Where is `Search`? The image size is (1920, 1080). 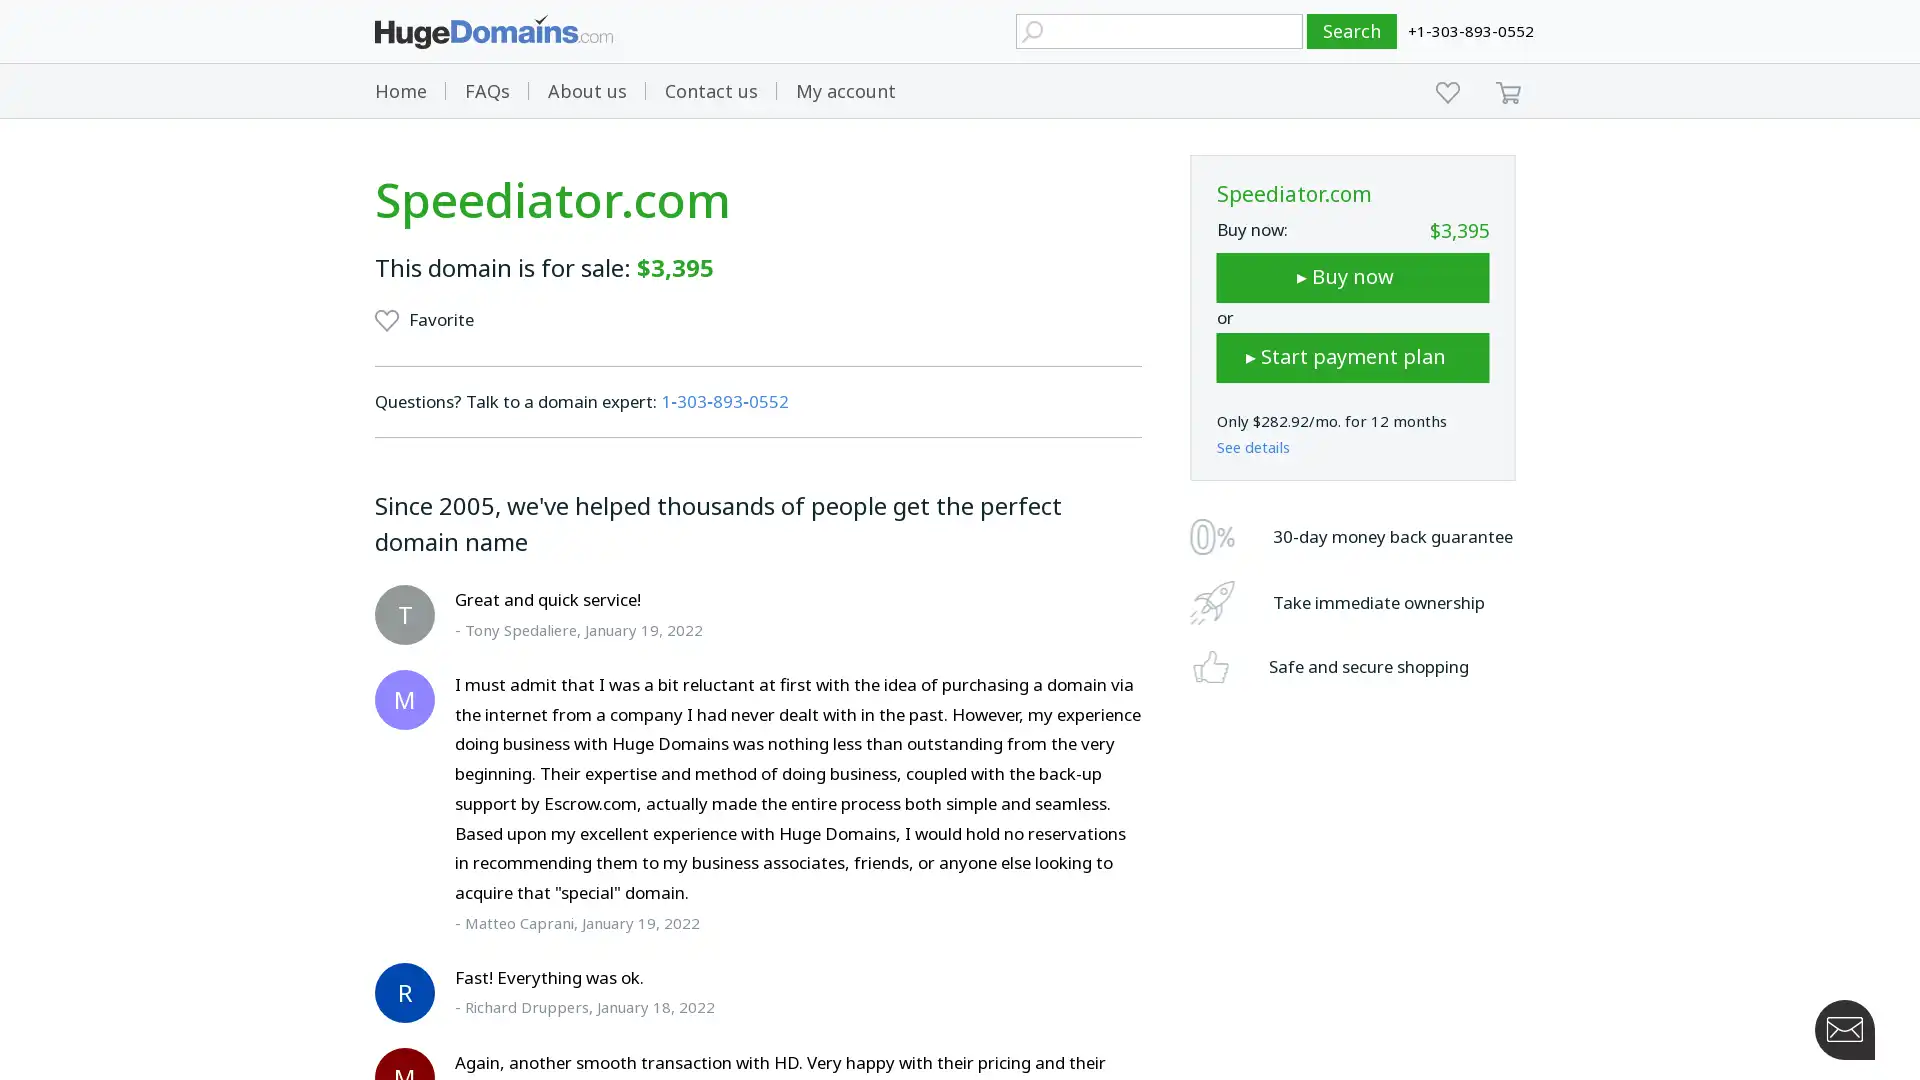
Search is located at coordinates (1352, 31).